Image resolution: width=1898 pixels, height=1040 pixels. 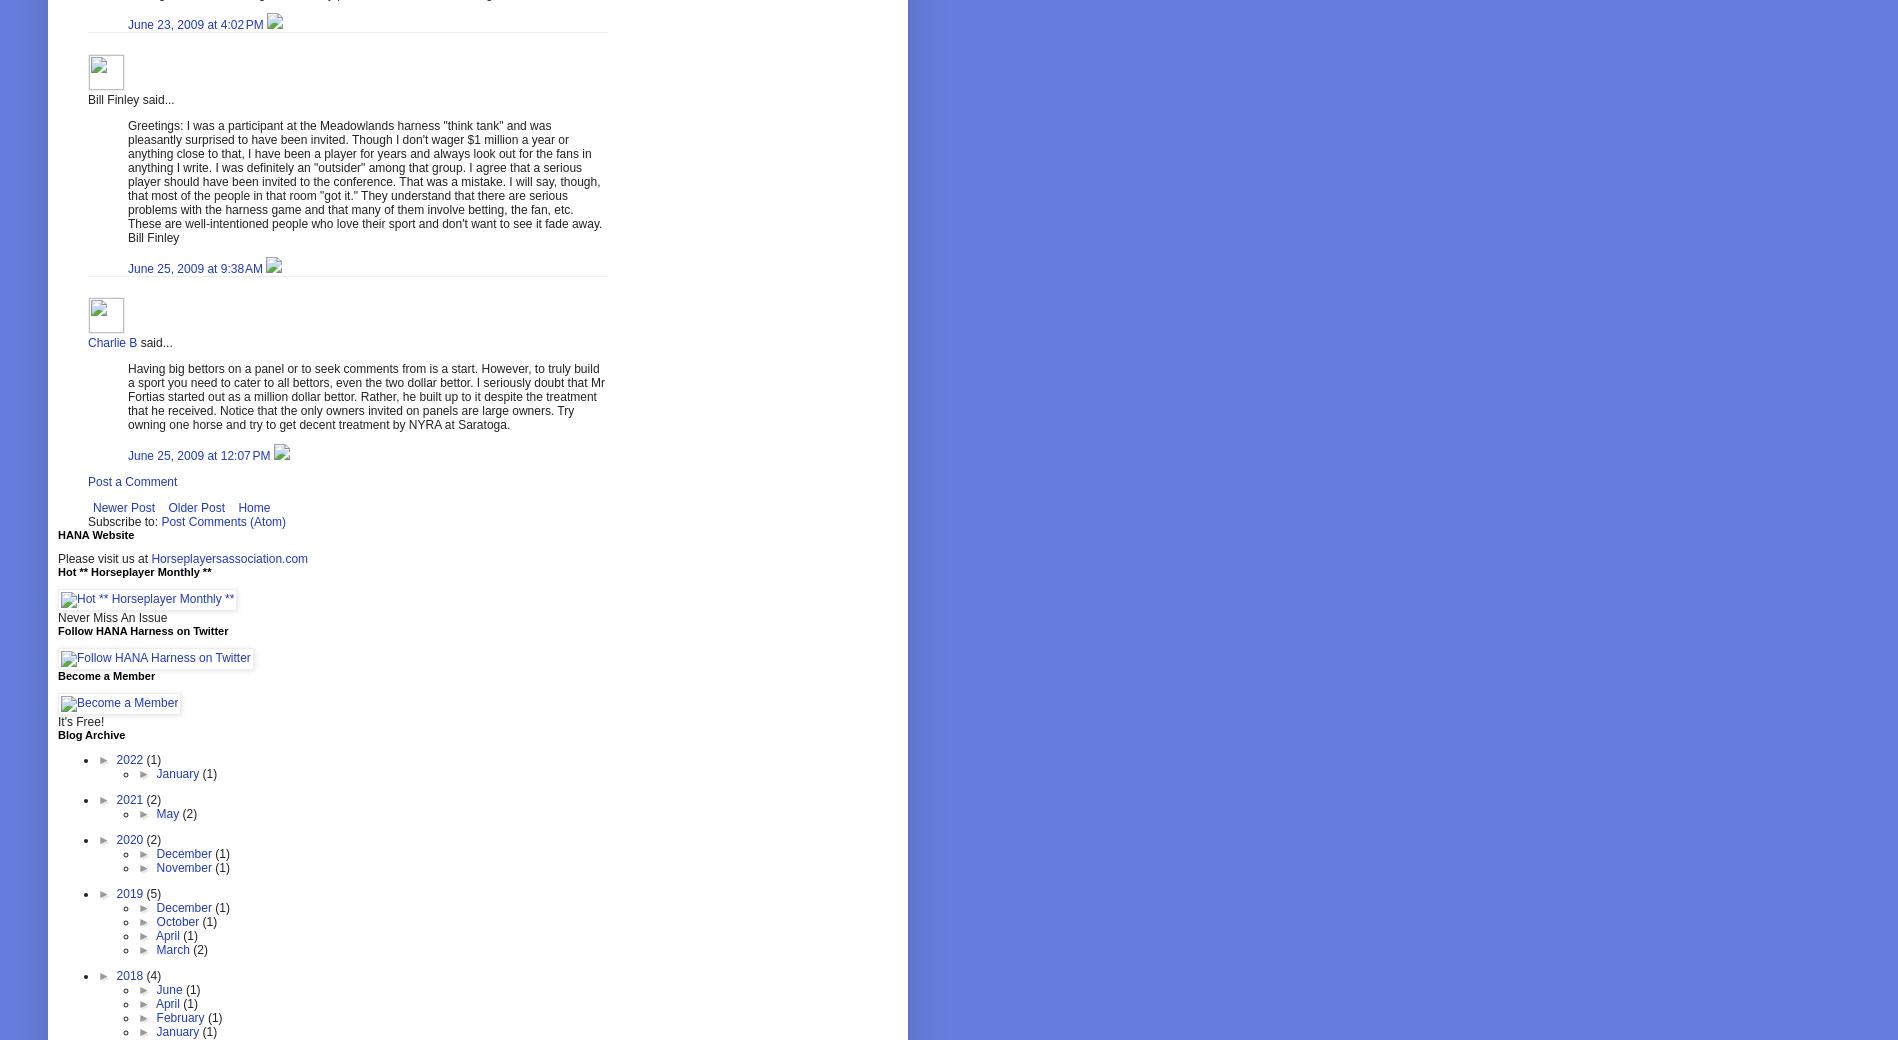 What do you see at coordinates (228, 558) in the screenshot?
I see `'Horseplayersassociation.com'` at bounding box center [228, 558].